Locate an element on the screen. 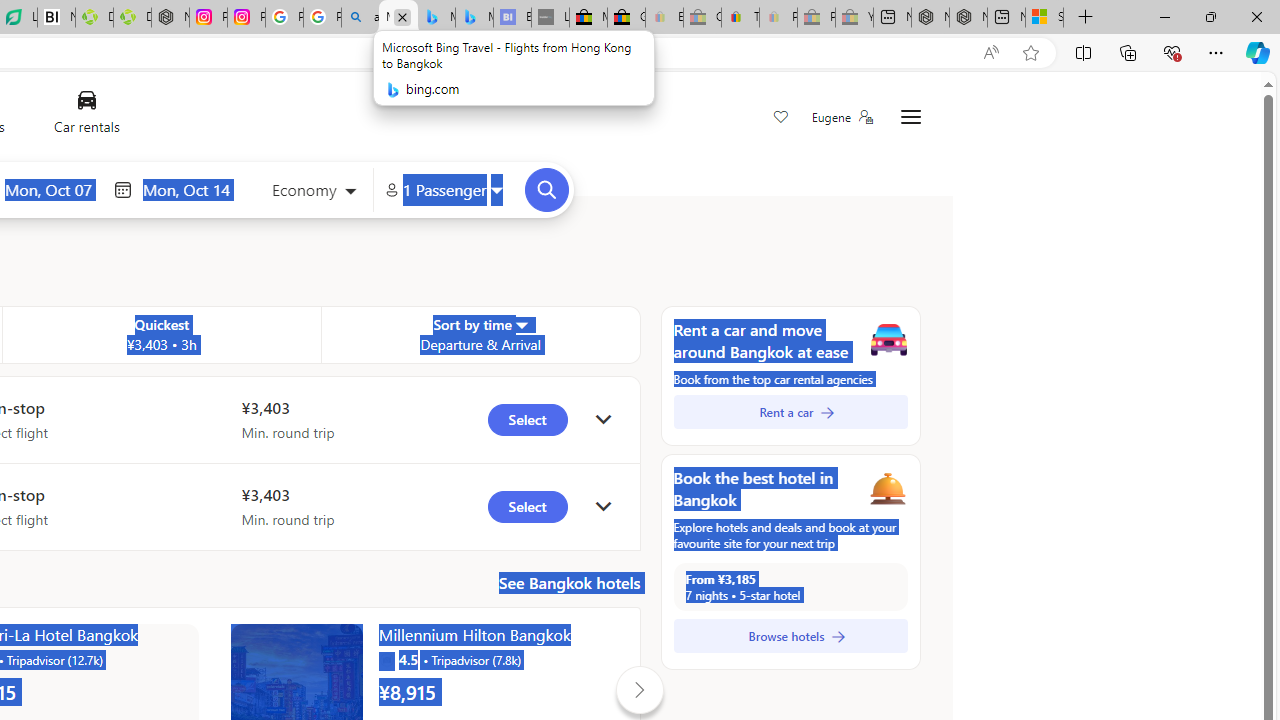 The image size is (1280, 720). 'Yard, Garden & Outdoor Living - Sleeping' is located at coordinates (854, 17).